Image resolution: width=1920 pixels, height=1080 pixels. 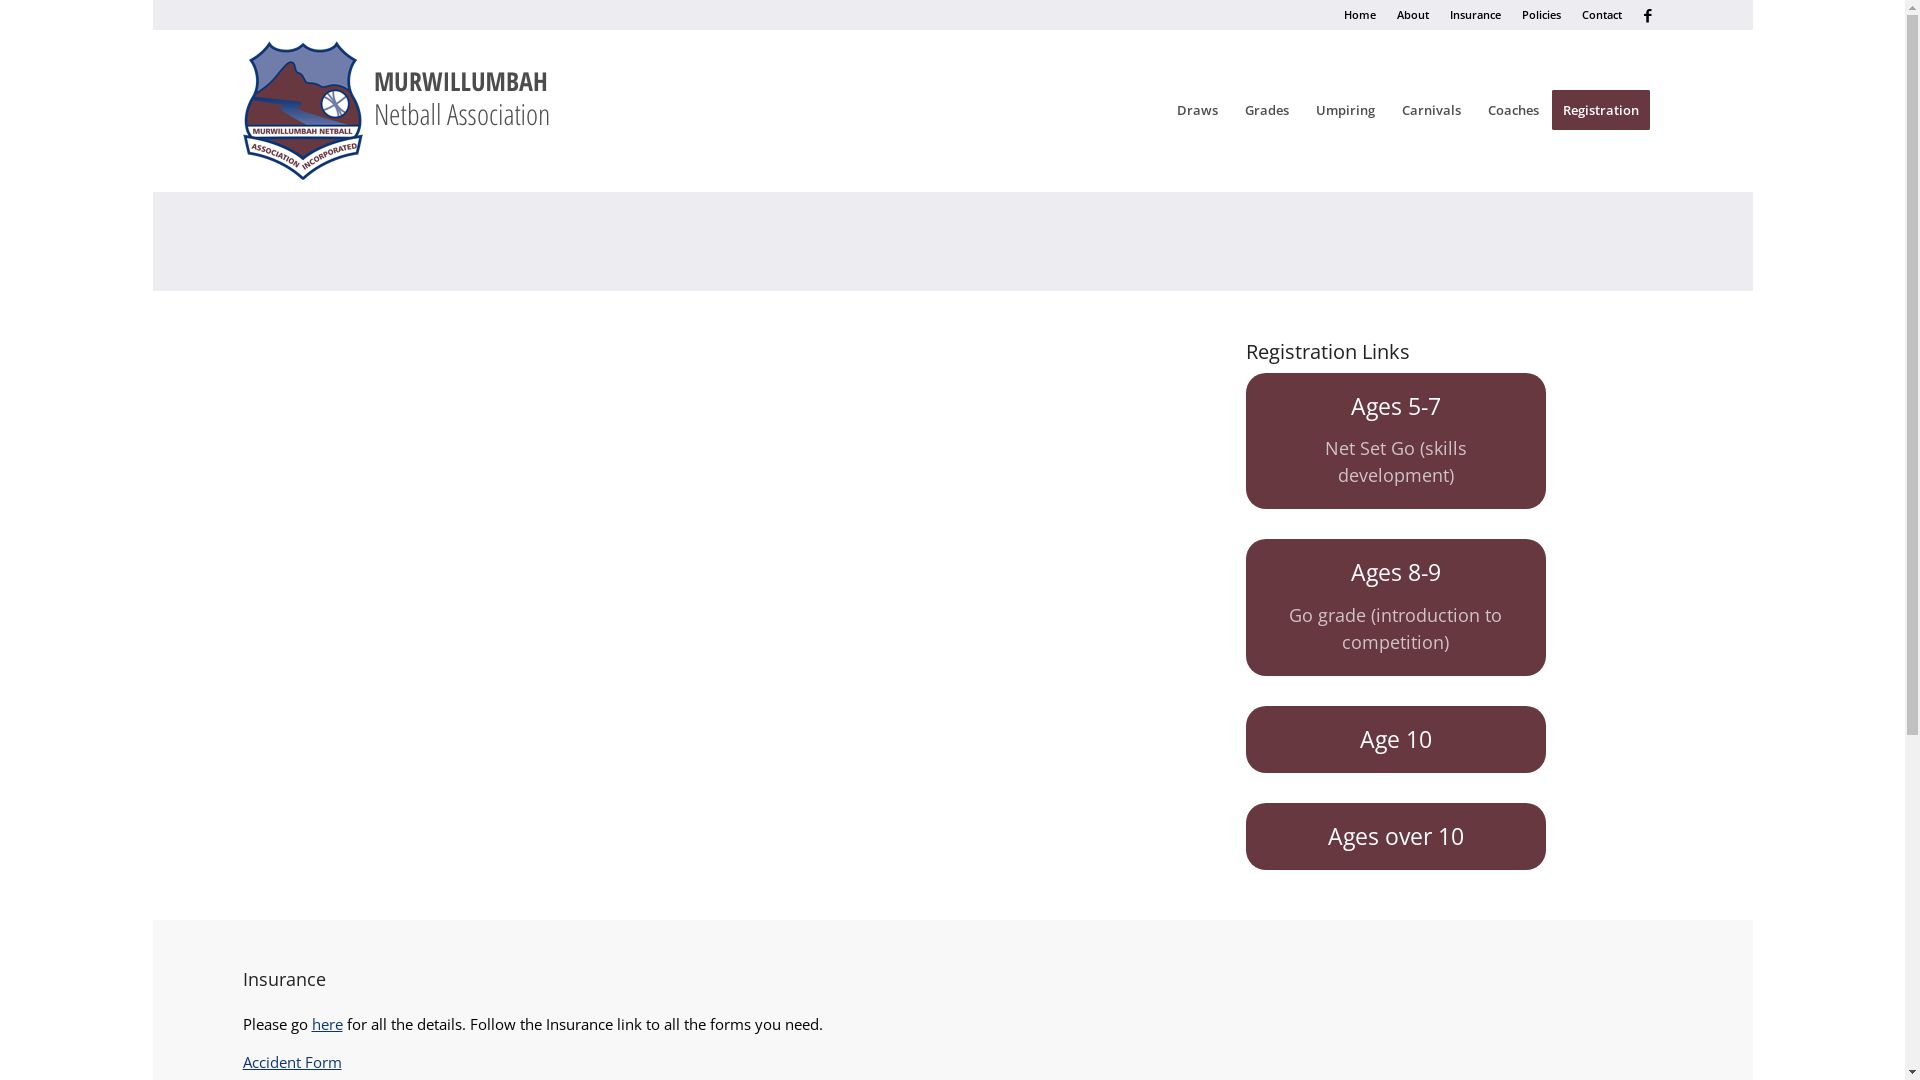 What do you see at coordinates (327, 1023) in the screenshot?
I see `'here'` at bounding box center [327, 1023].